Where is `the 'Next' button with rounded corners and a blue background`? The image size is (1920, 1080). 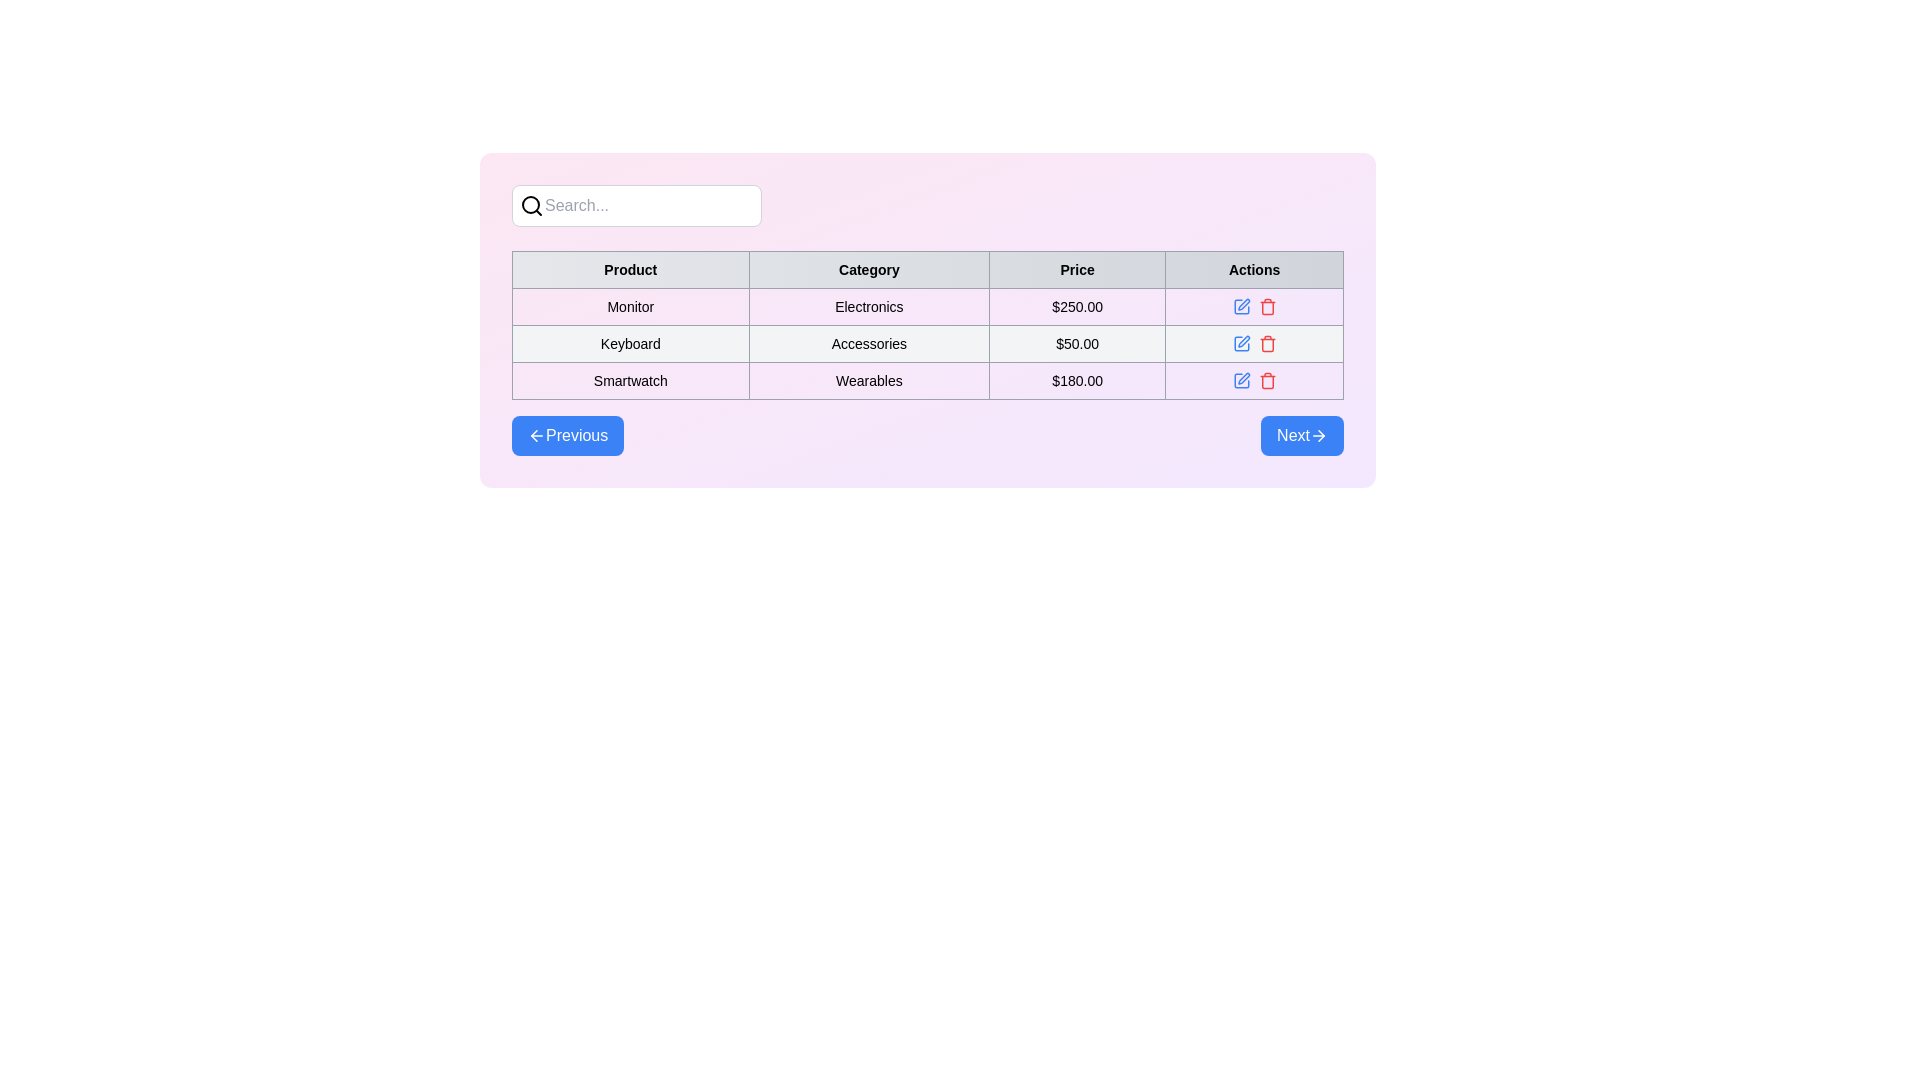 the 'Next' button with rounded corners and a blue background is located at coordinates (1302, 434).